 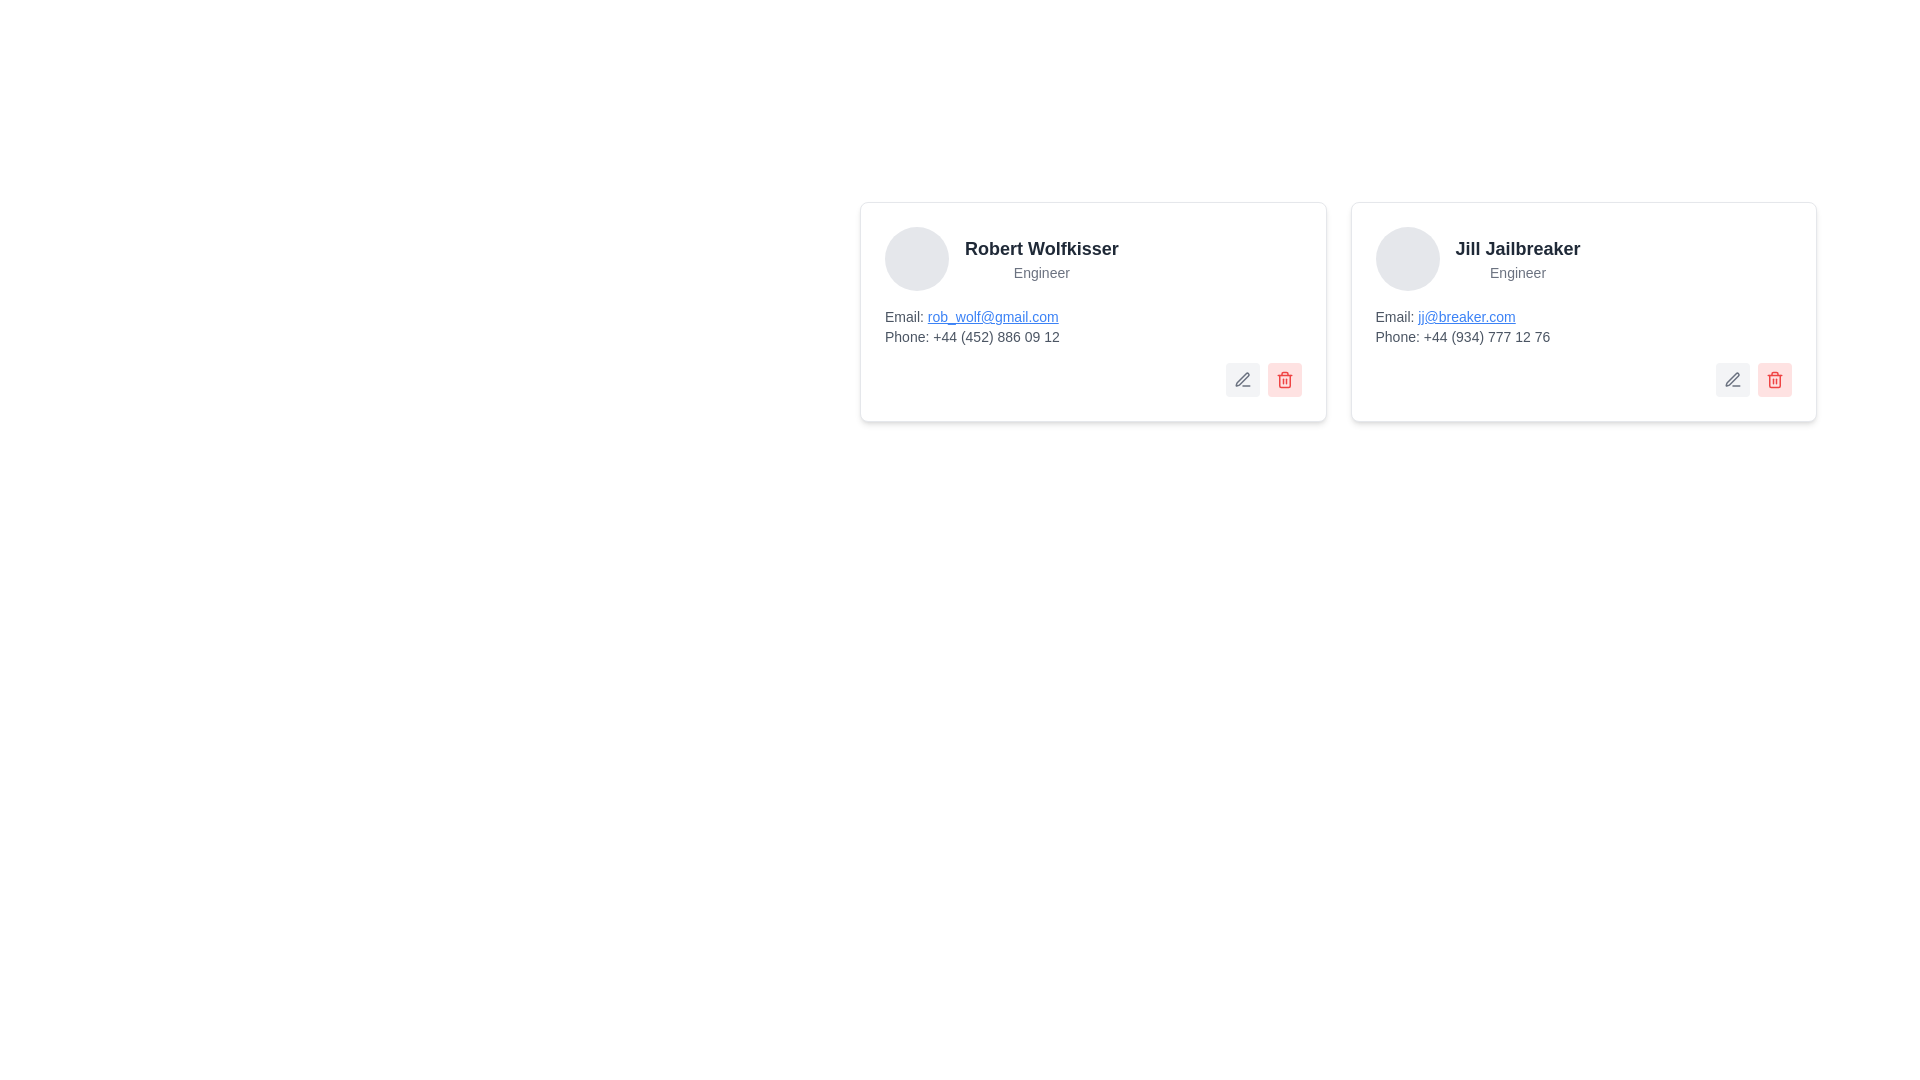 I want to click on the delete button with a trash can icon located at the bottom-right corner of the card labeled 'Jill Jailbreaker' to change its background color, so click(x=1775, y=380).